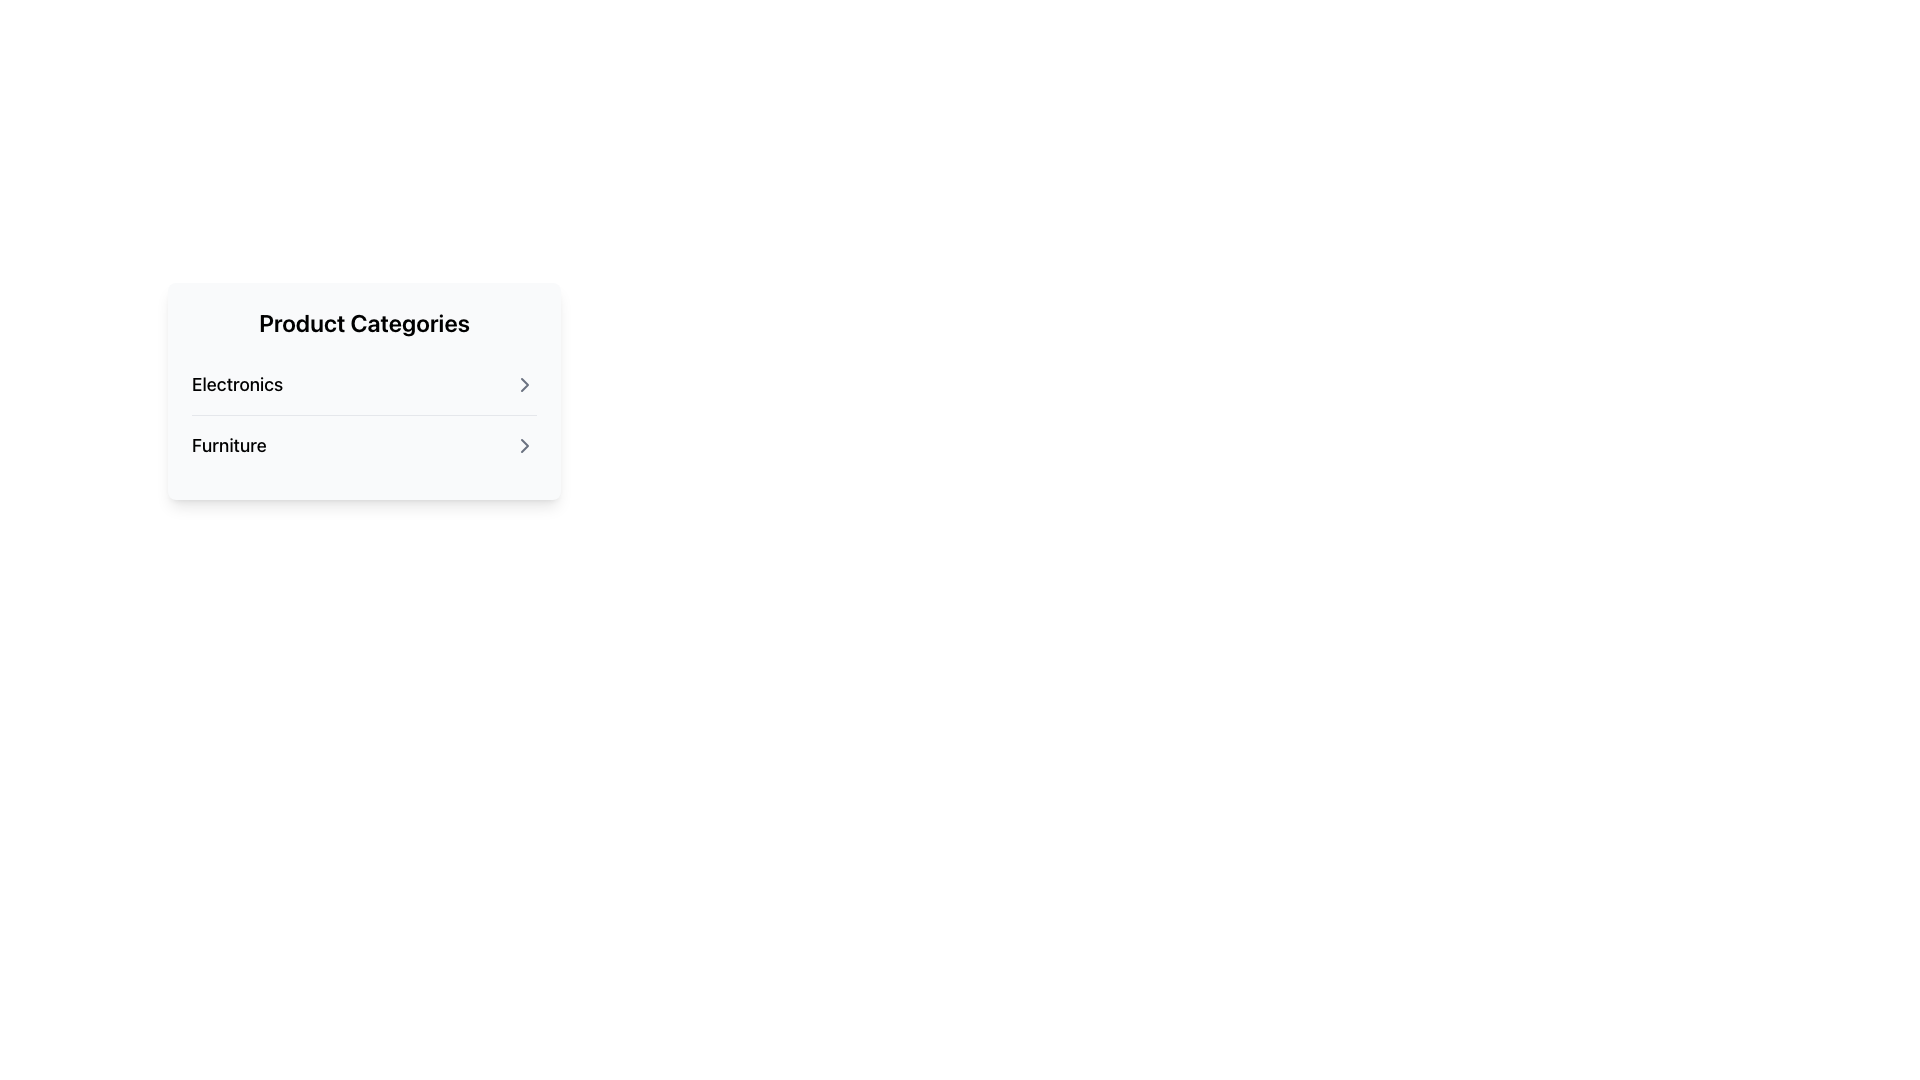 The height and width of the screenshot is (1080, 1920). Describe the element at coordinates (524, 445) in the screenshot. I see `the right-facing gray arrow icon button located to the far right of the 'Furniture' text in the 'Product Categories' section` at that location.